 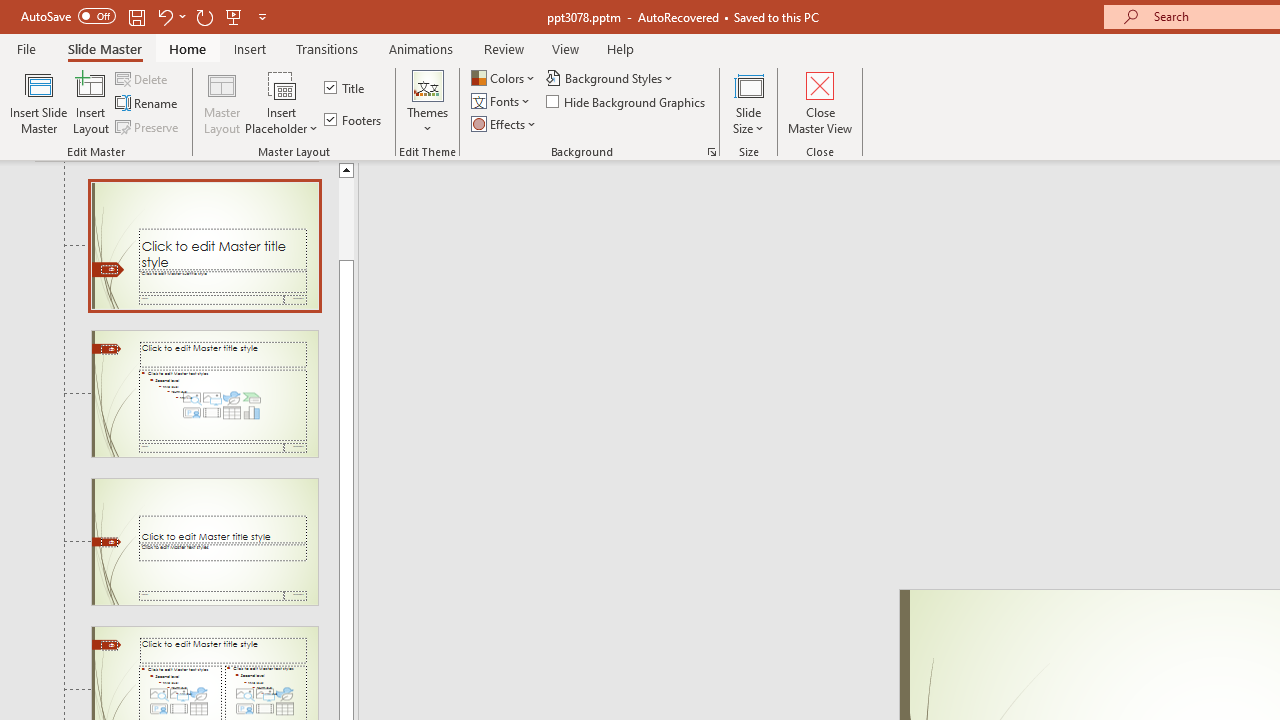 I want to click on 'Slide Title and Content Layout: used by no slides', so click(x=204, y=394).